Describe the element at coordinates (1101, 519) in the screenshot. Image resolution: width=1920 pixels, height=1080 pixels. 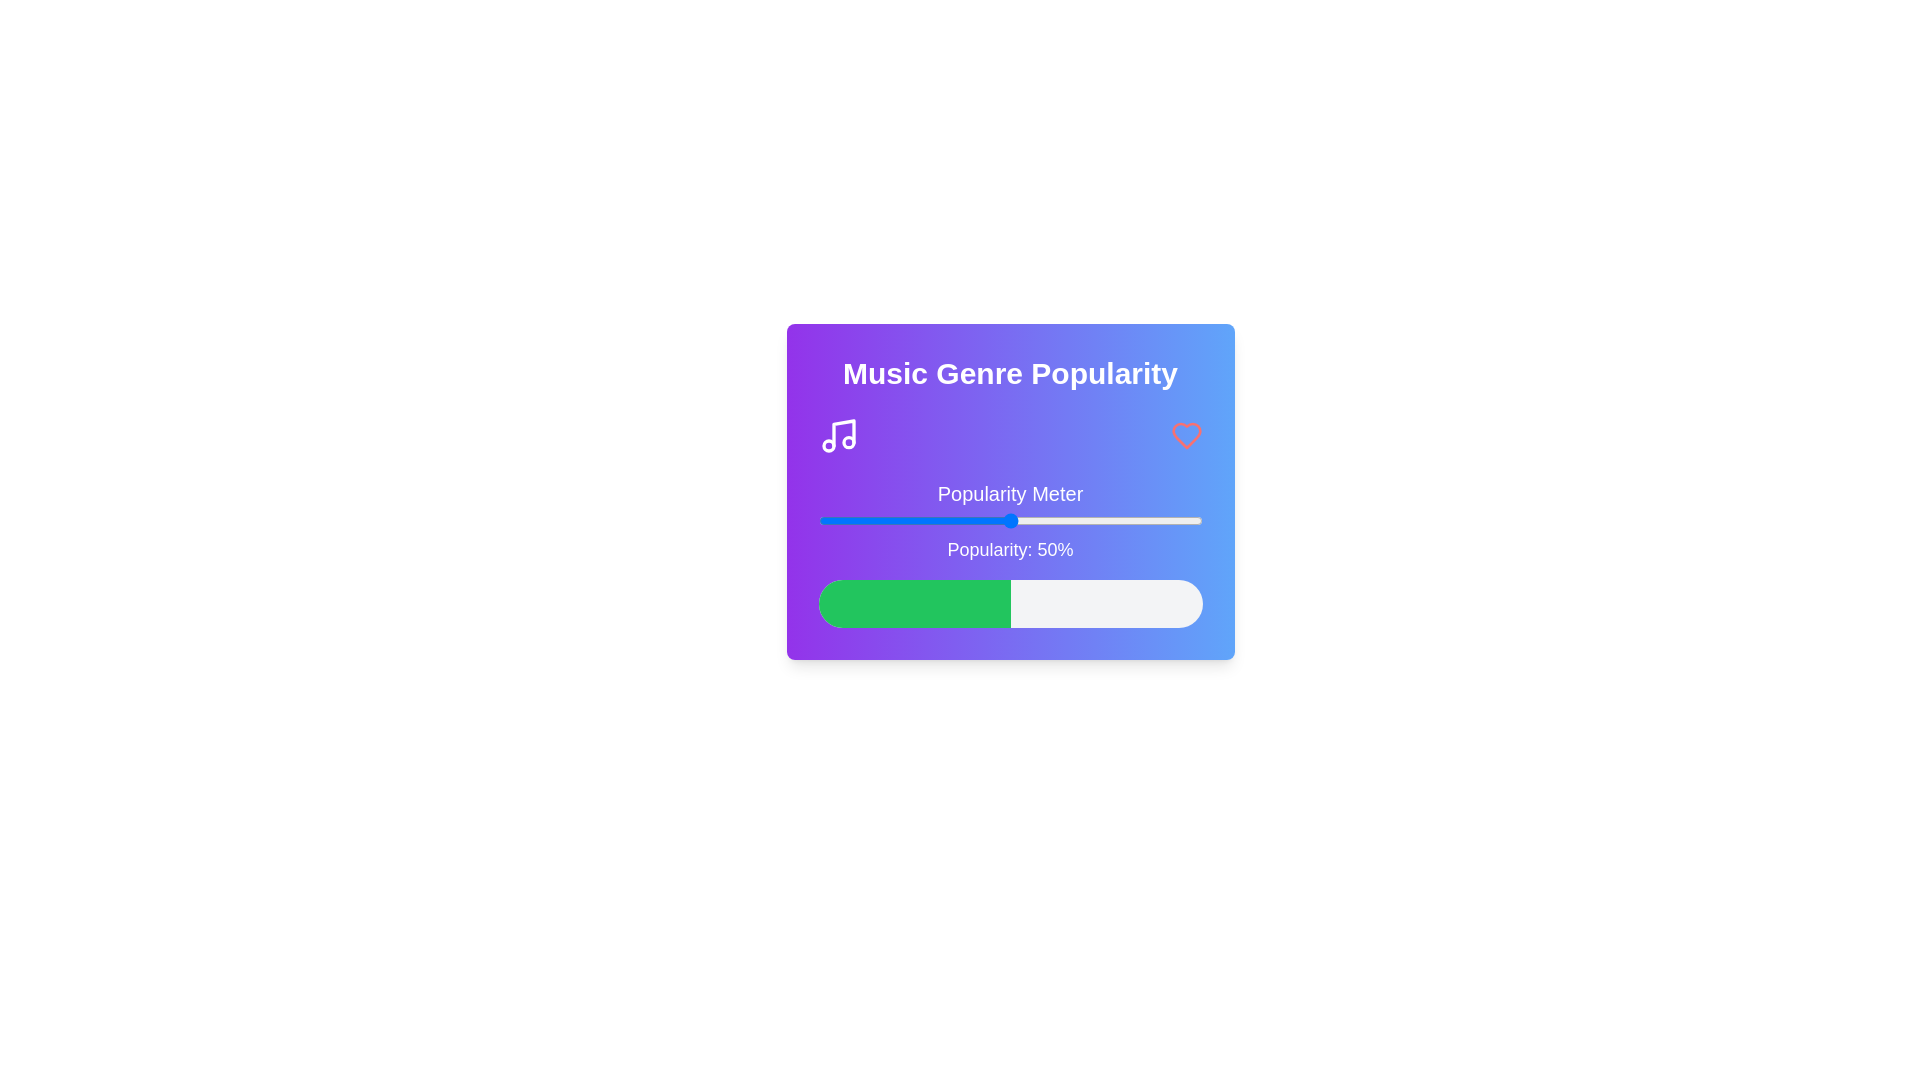
I see `the popularity slider to 74%` at that location.